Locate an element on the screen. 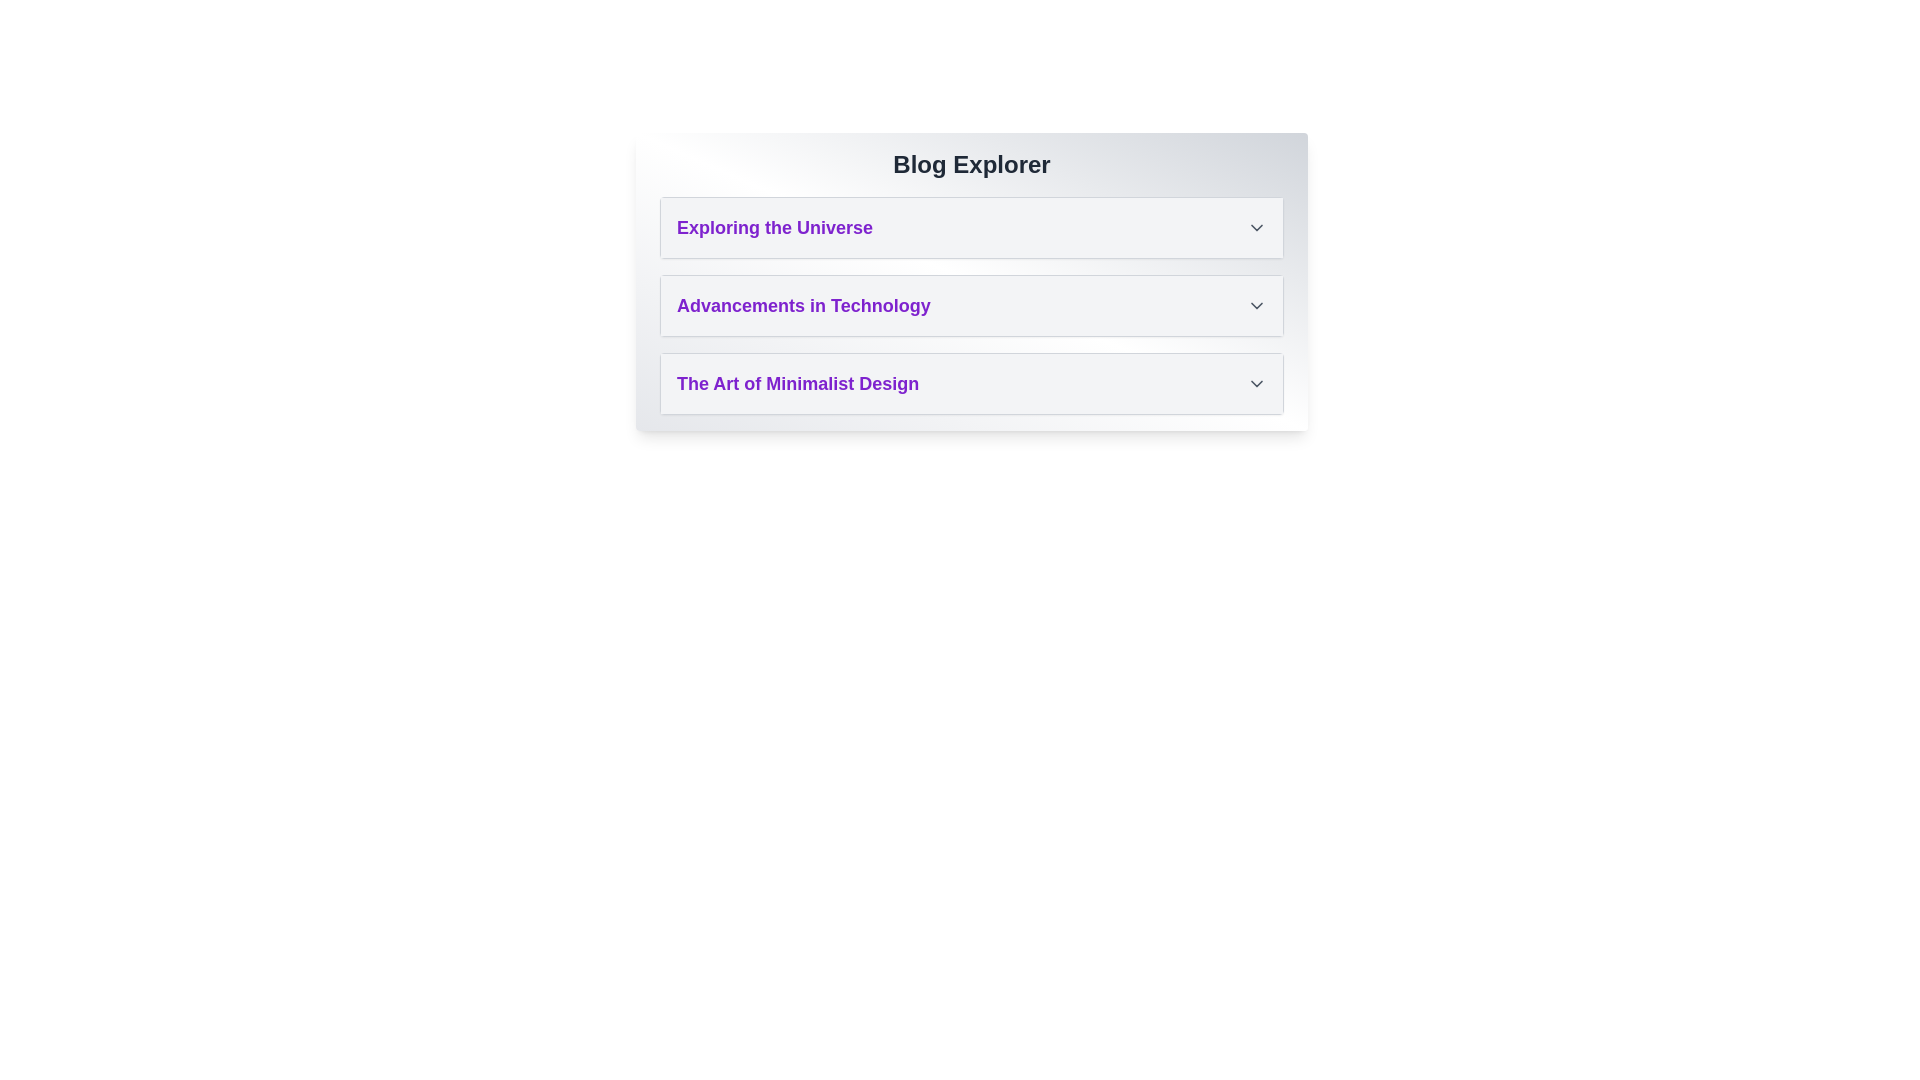 The image size is (1920, 1080). text content of the bold purple label that says 'Advancements in Technology' located in the second section of the 'Blog Explorer' segmented list is located at coordinates (803, 305).